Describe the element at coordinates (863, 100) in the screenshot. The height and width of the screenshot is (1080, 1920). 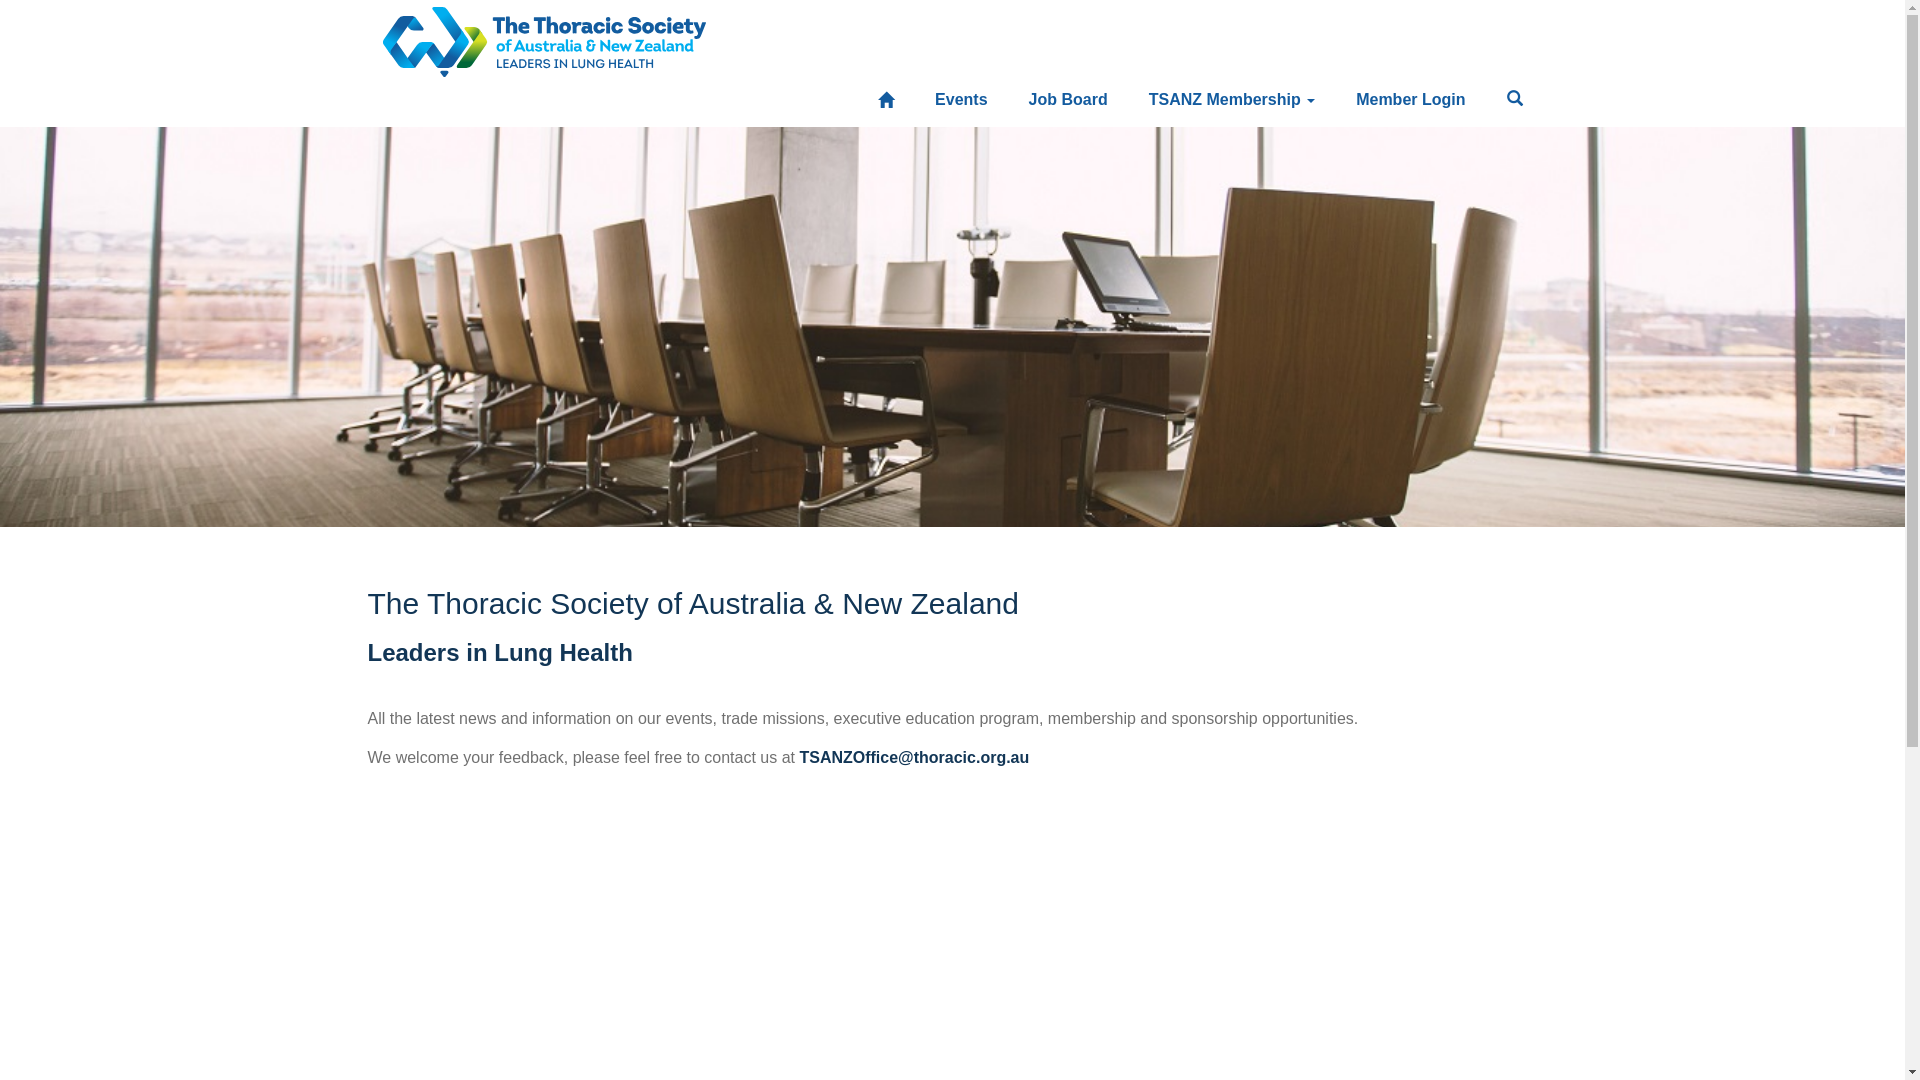
I see `'Home'` at that location.